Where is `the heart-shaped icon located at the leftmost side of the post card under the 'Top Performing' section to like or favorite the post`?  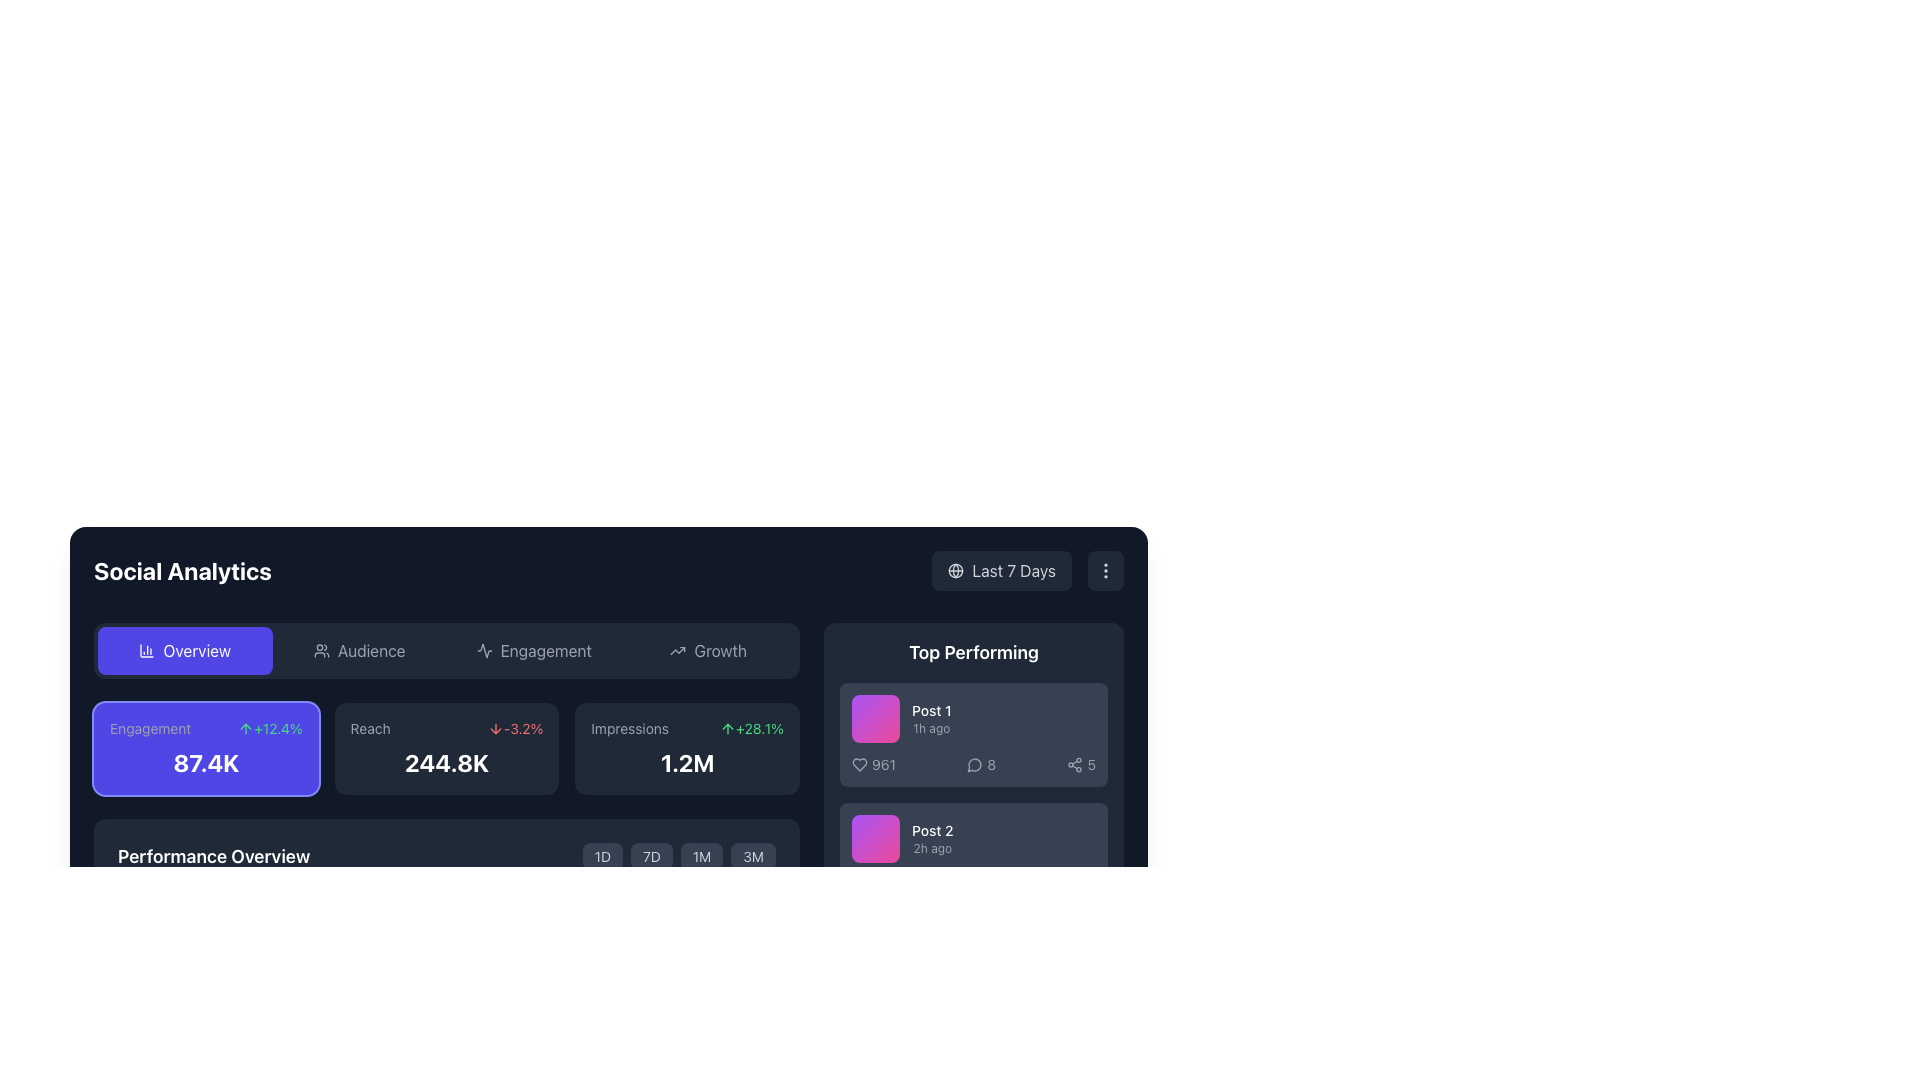
the heart-shaped icon located at the leftmost side of the post card under the 'Top Performing' section to like or favorite the post is located at coordinates (859, 764).